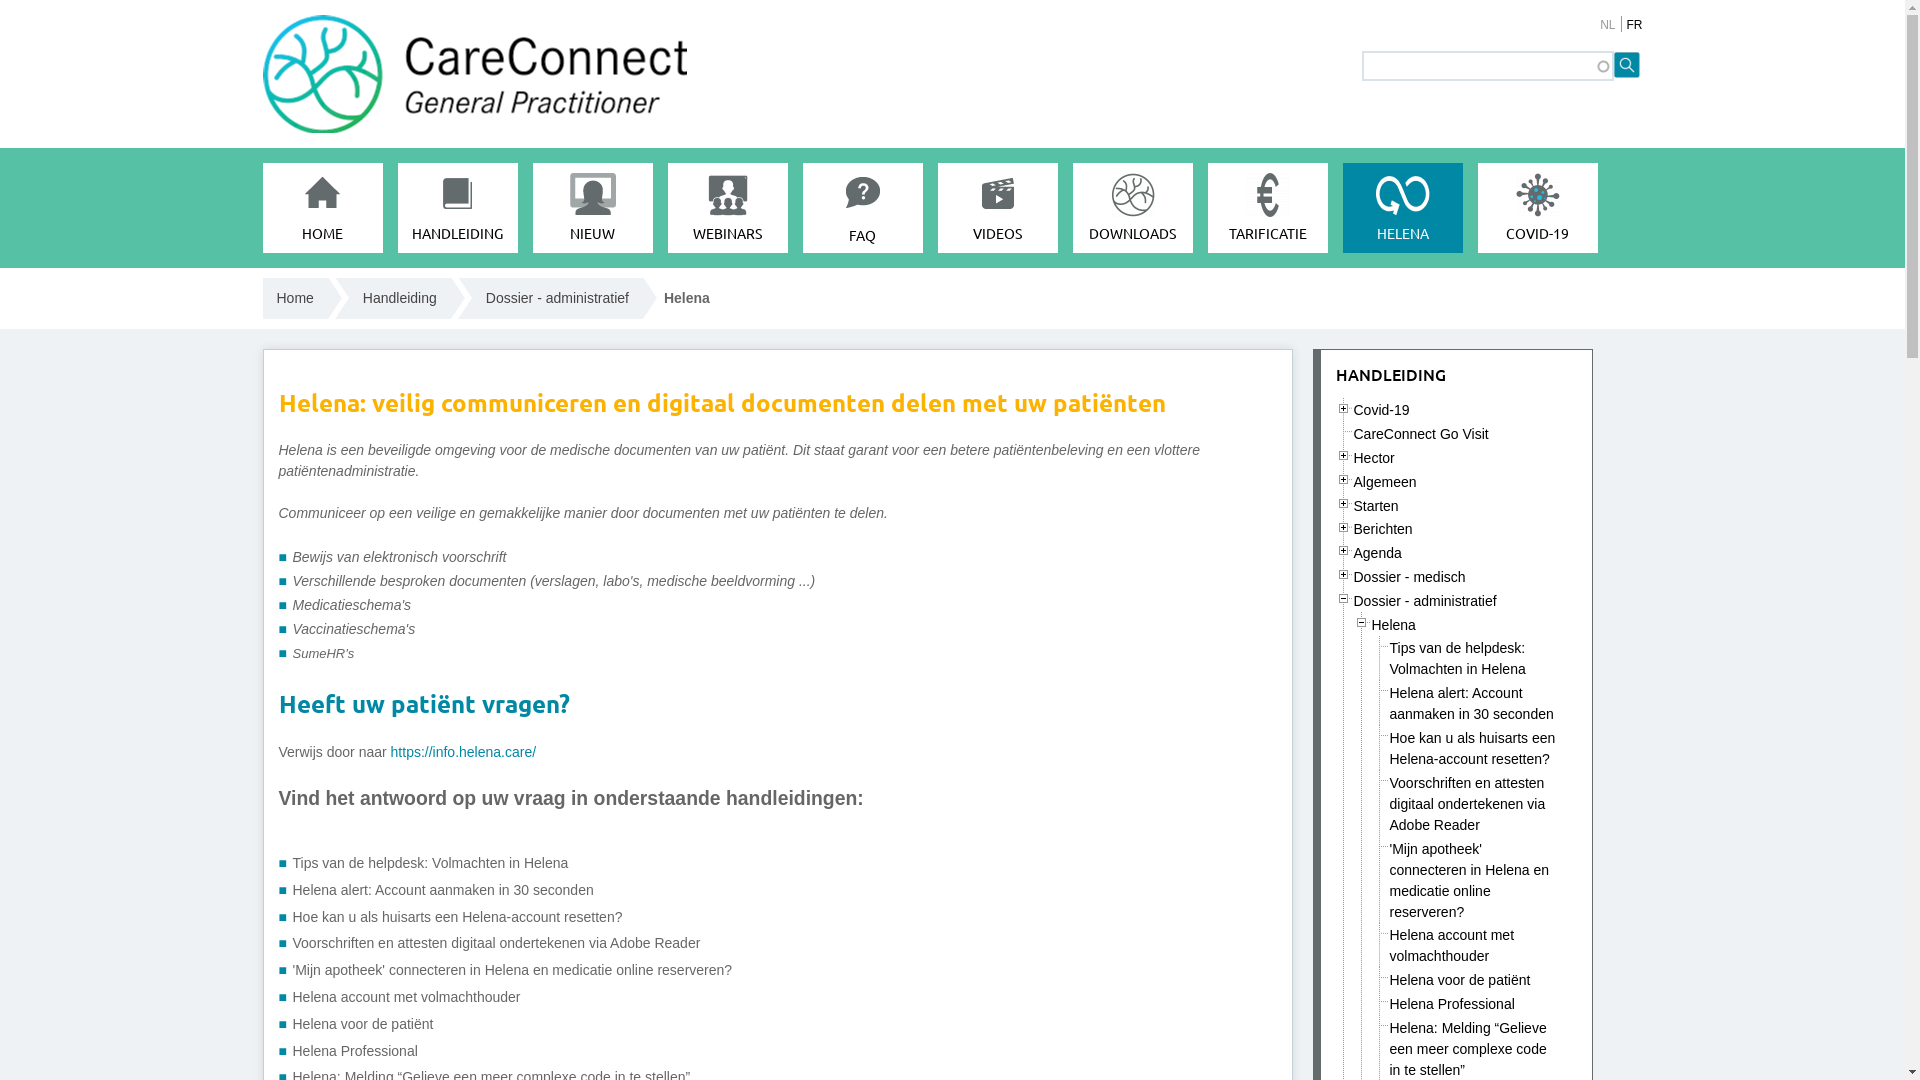 The image size is (1920, 1080). Describe the element at coordinates (1335, 550) in the screenshot. I see `' '` at that location.